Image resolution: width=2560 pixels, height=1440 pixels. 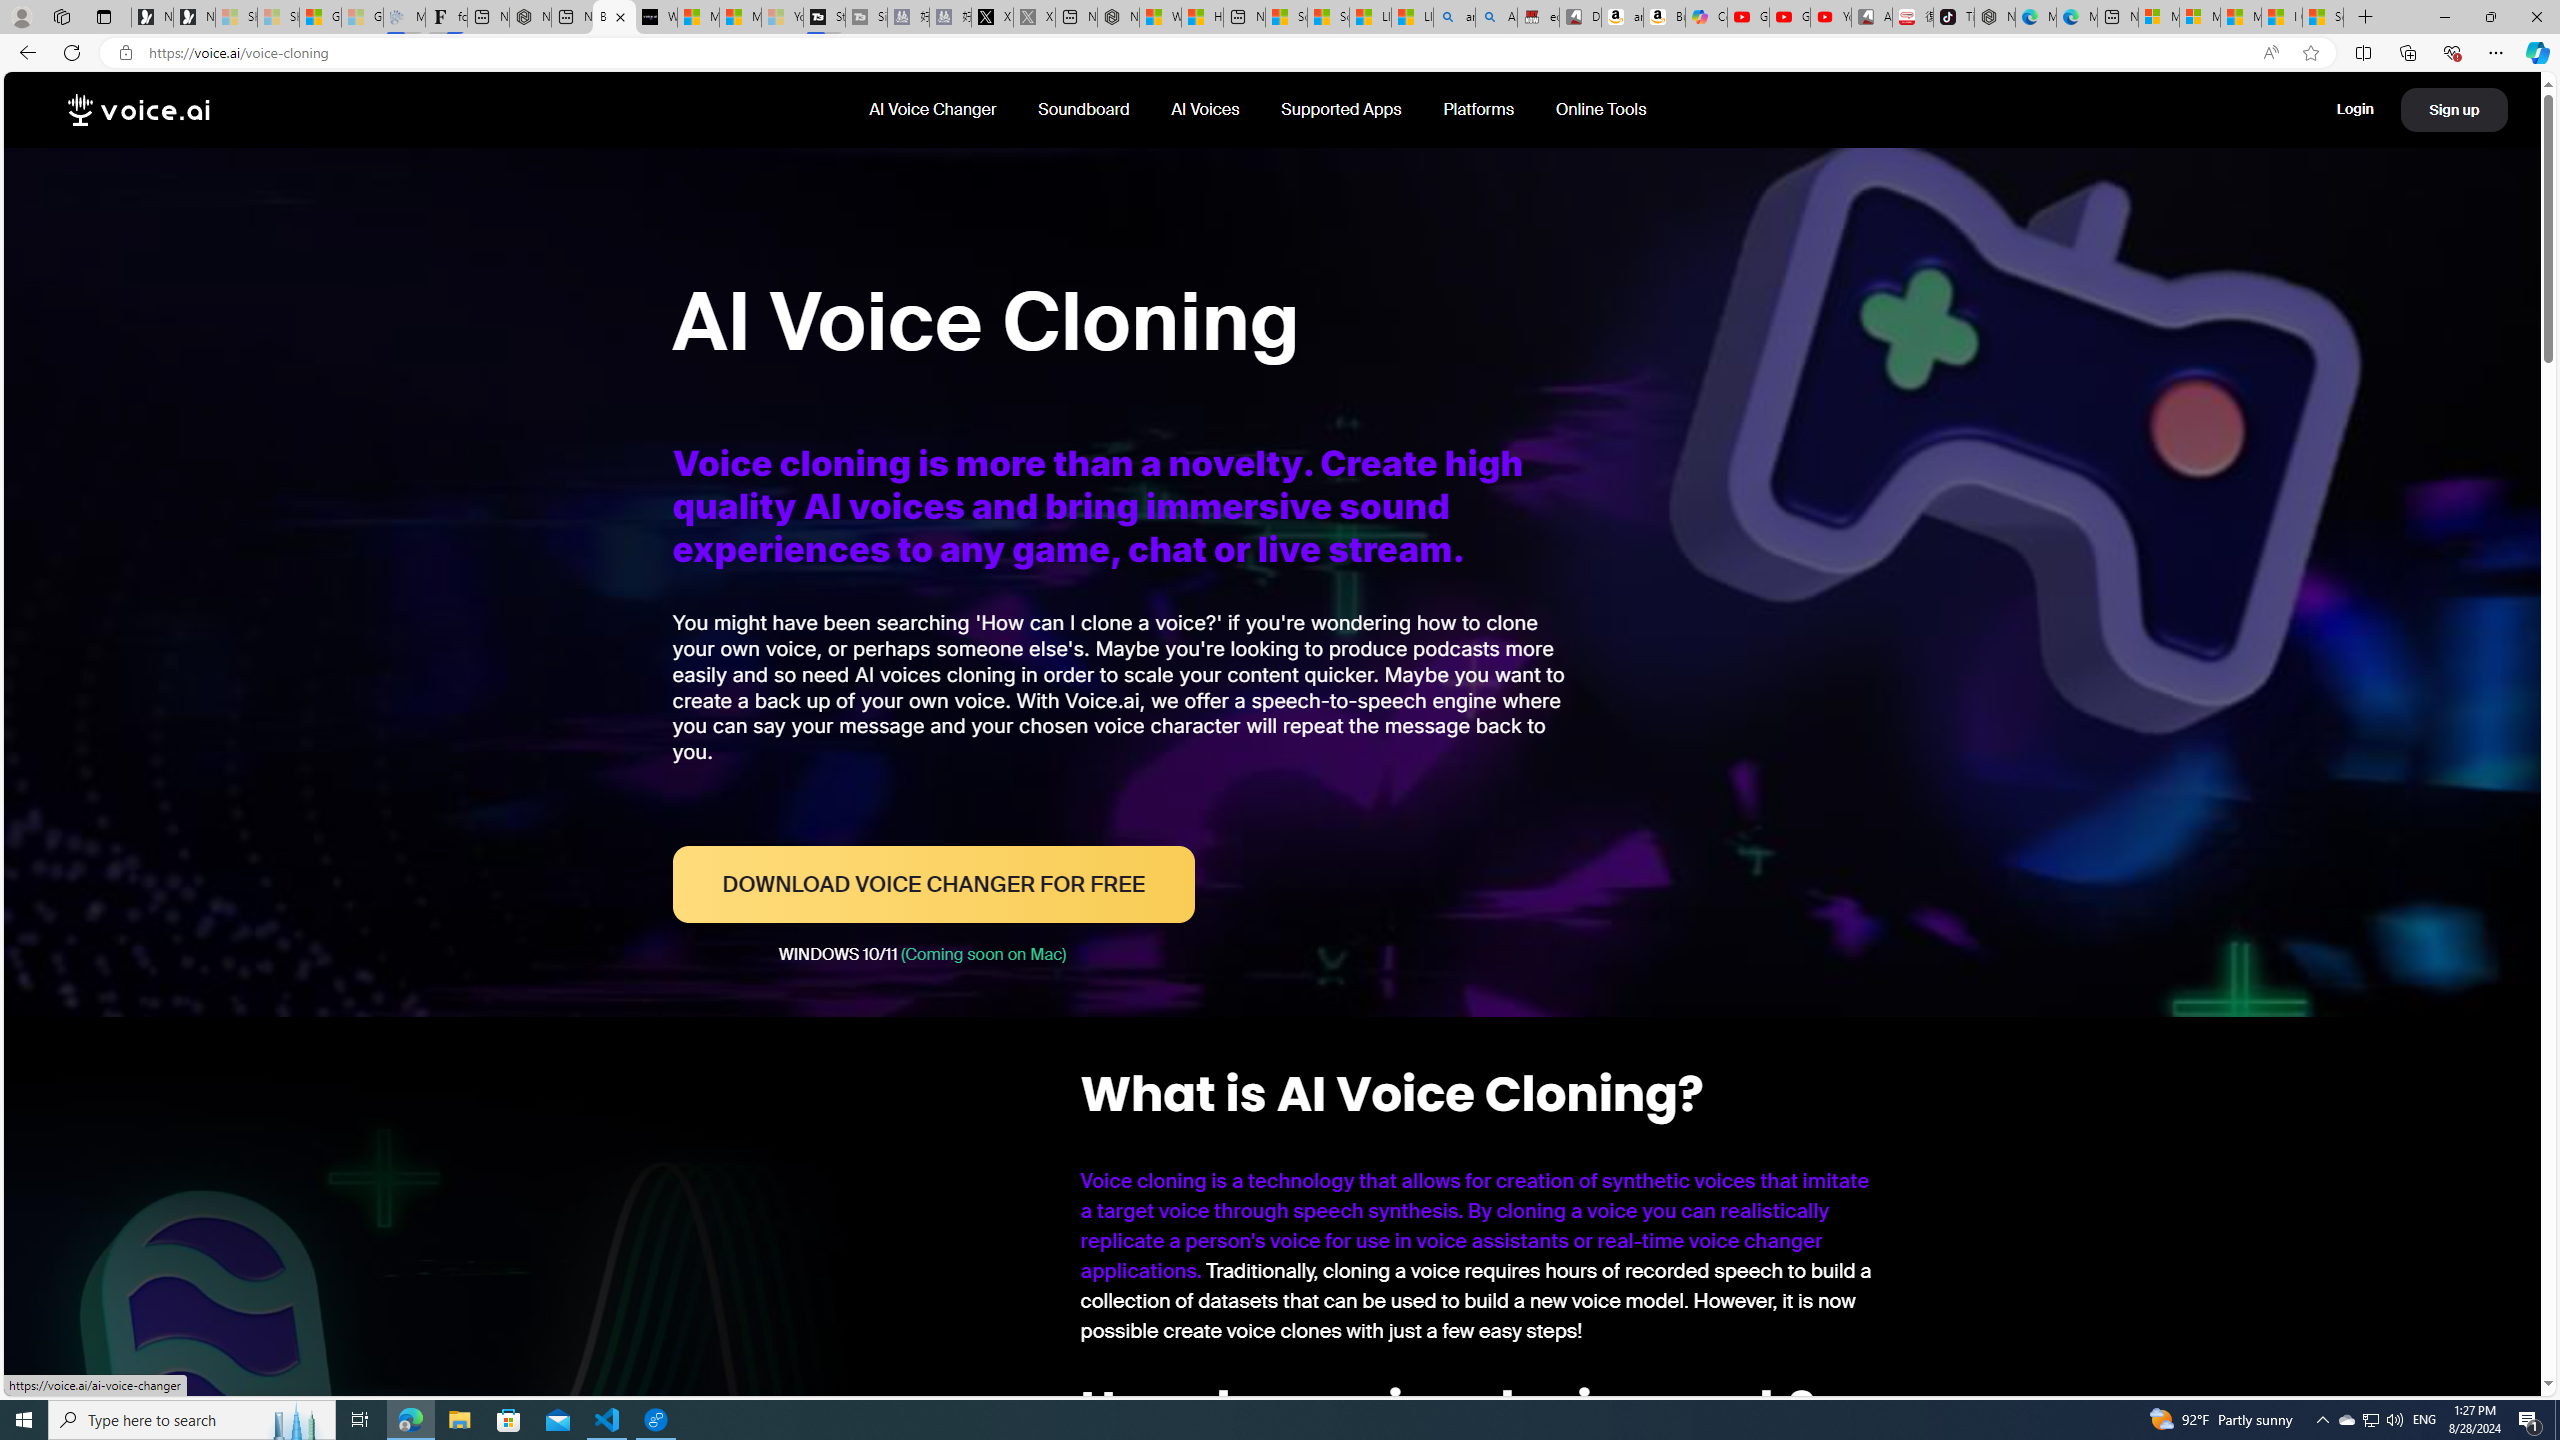 What do you see at coordinates (2282, 16) in the screenshot?
I see `'I Gained 20 Pounds of Muscle in 30 Days! | Watch'` at bounding box center [2282, 16].